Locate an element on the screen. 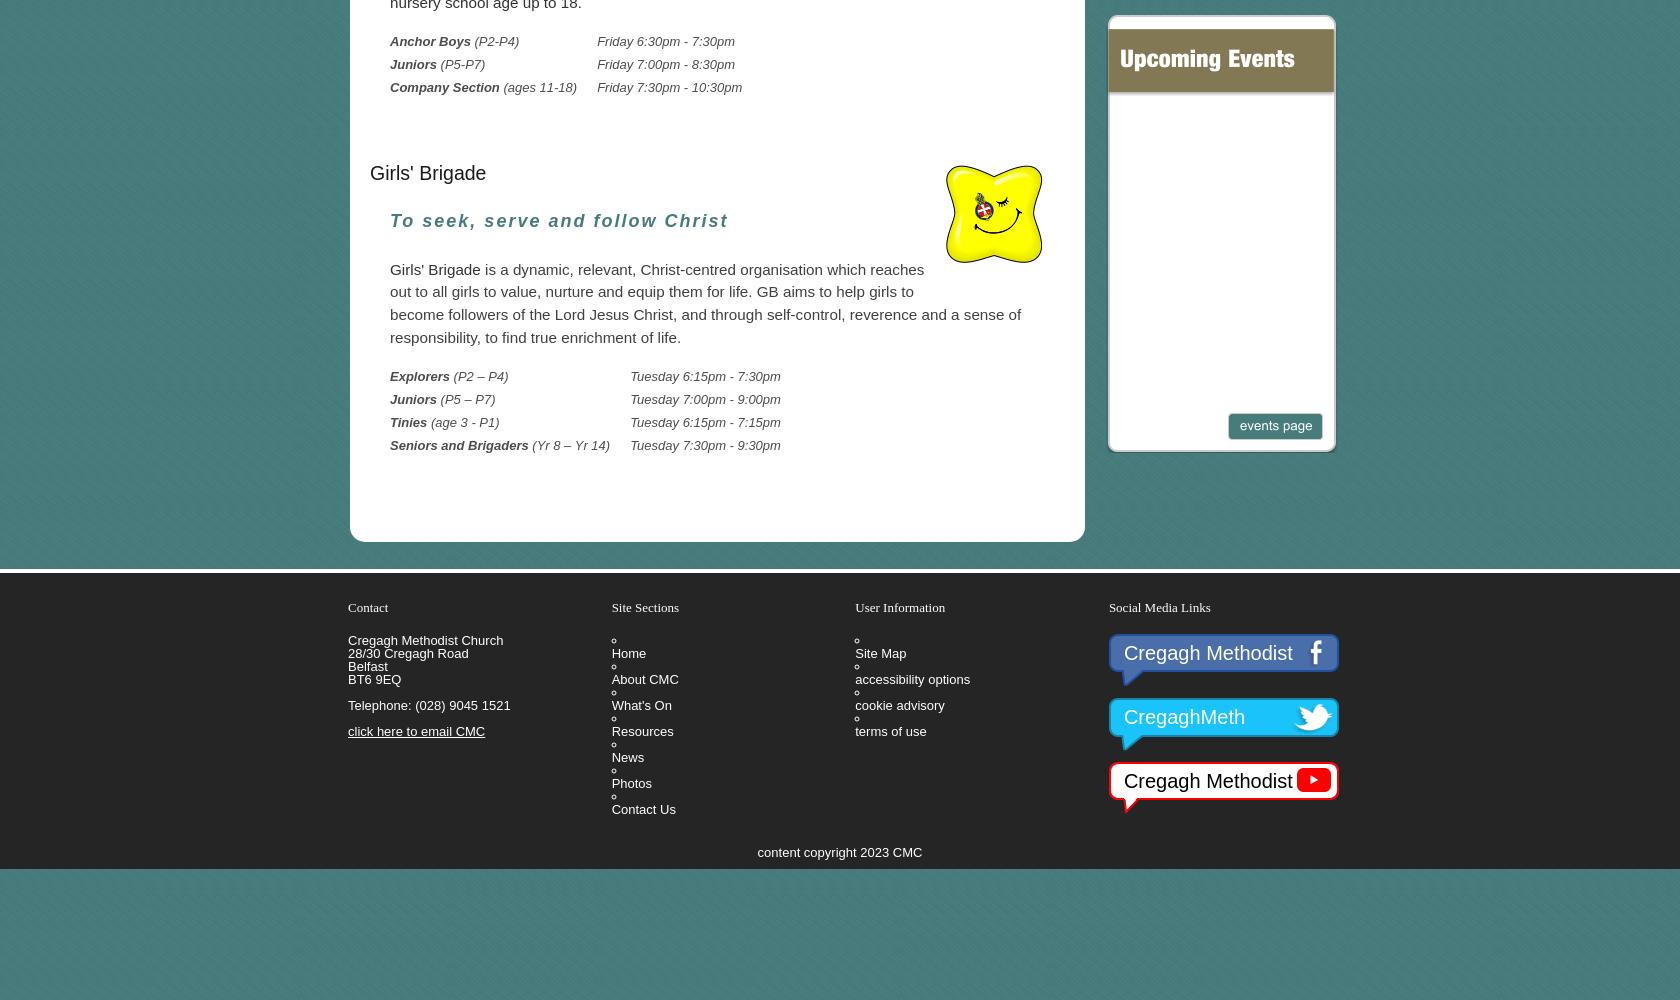 The image size is (1680, 1000). 'Tuesday 6:15pm - 7:15pm' is located at coordinates (704, 421).